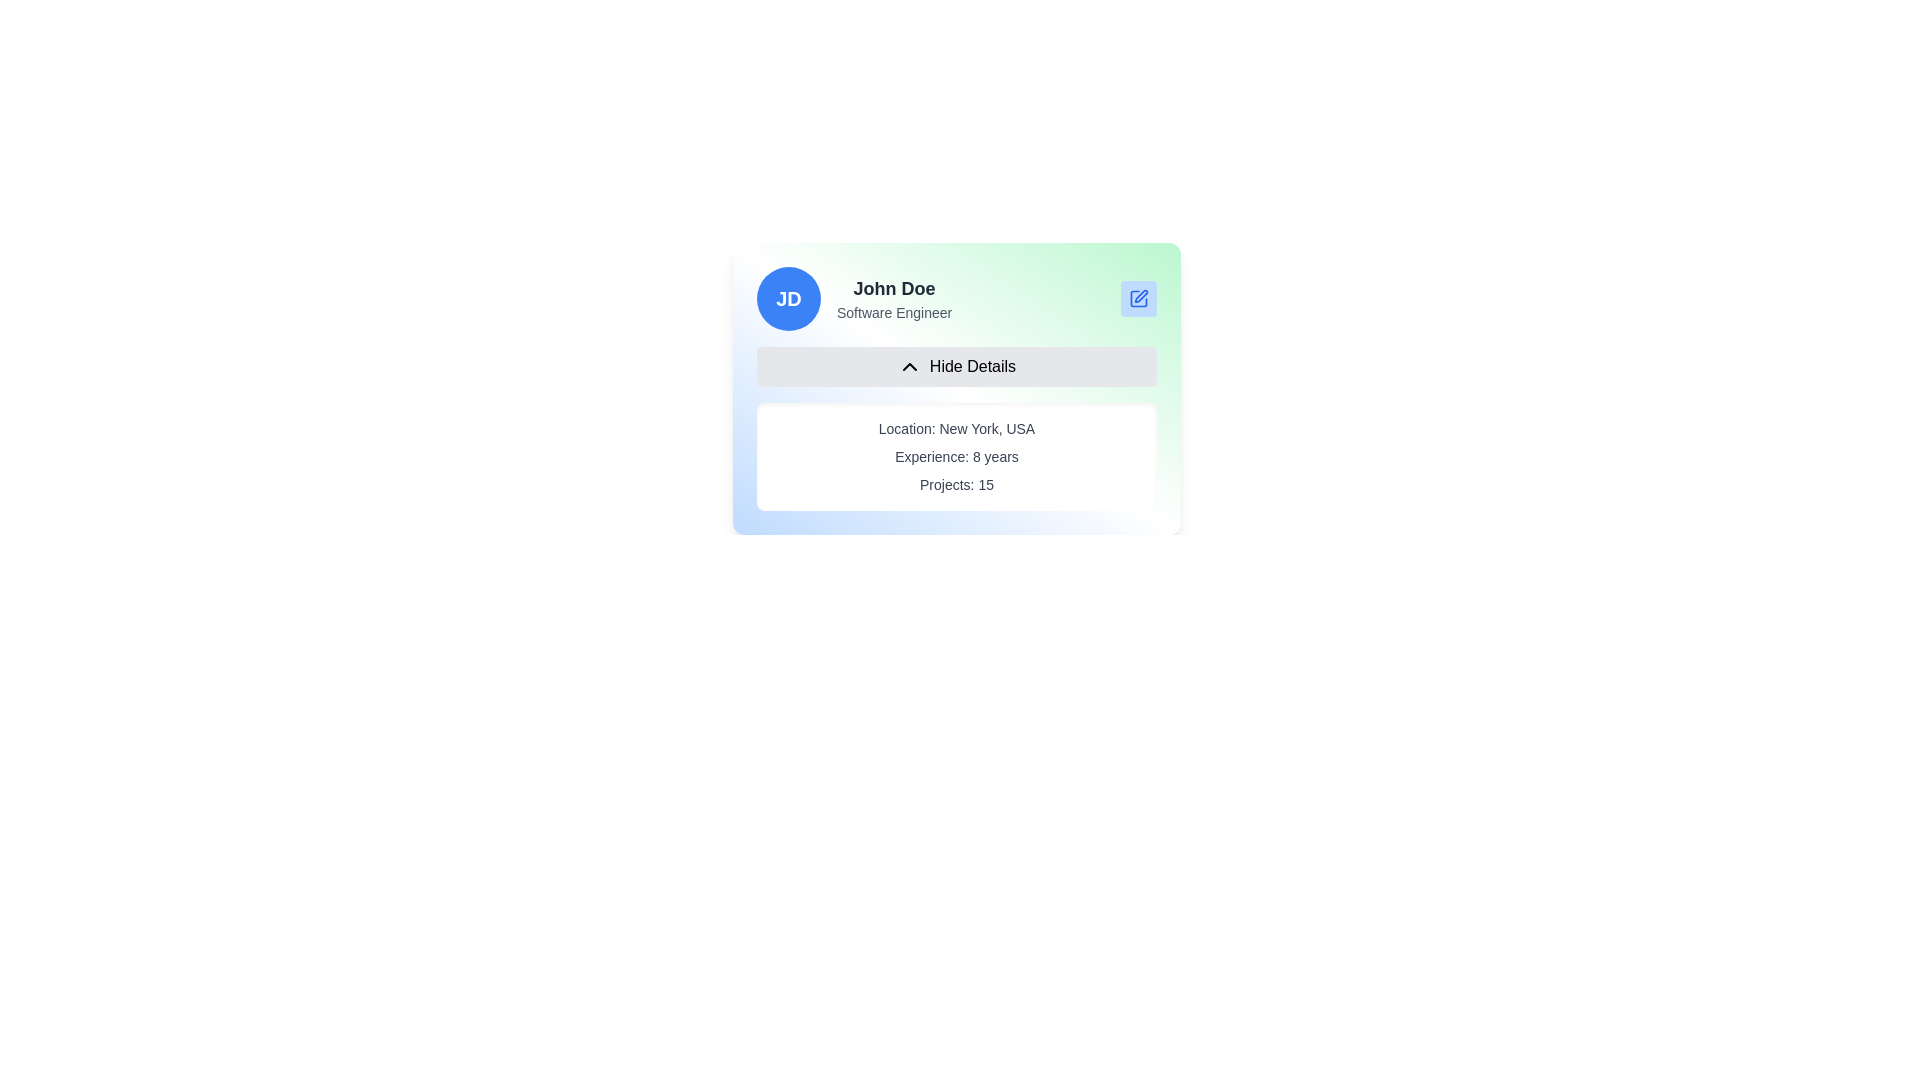 This screenshot has width=1920, height=1080. I want to click on the Text Display element that shows the name and job title of the user, located to the right of a blue circular badge with the initials 'JD', so click(893, 299).